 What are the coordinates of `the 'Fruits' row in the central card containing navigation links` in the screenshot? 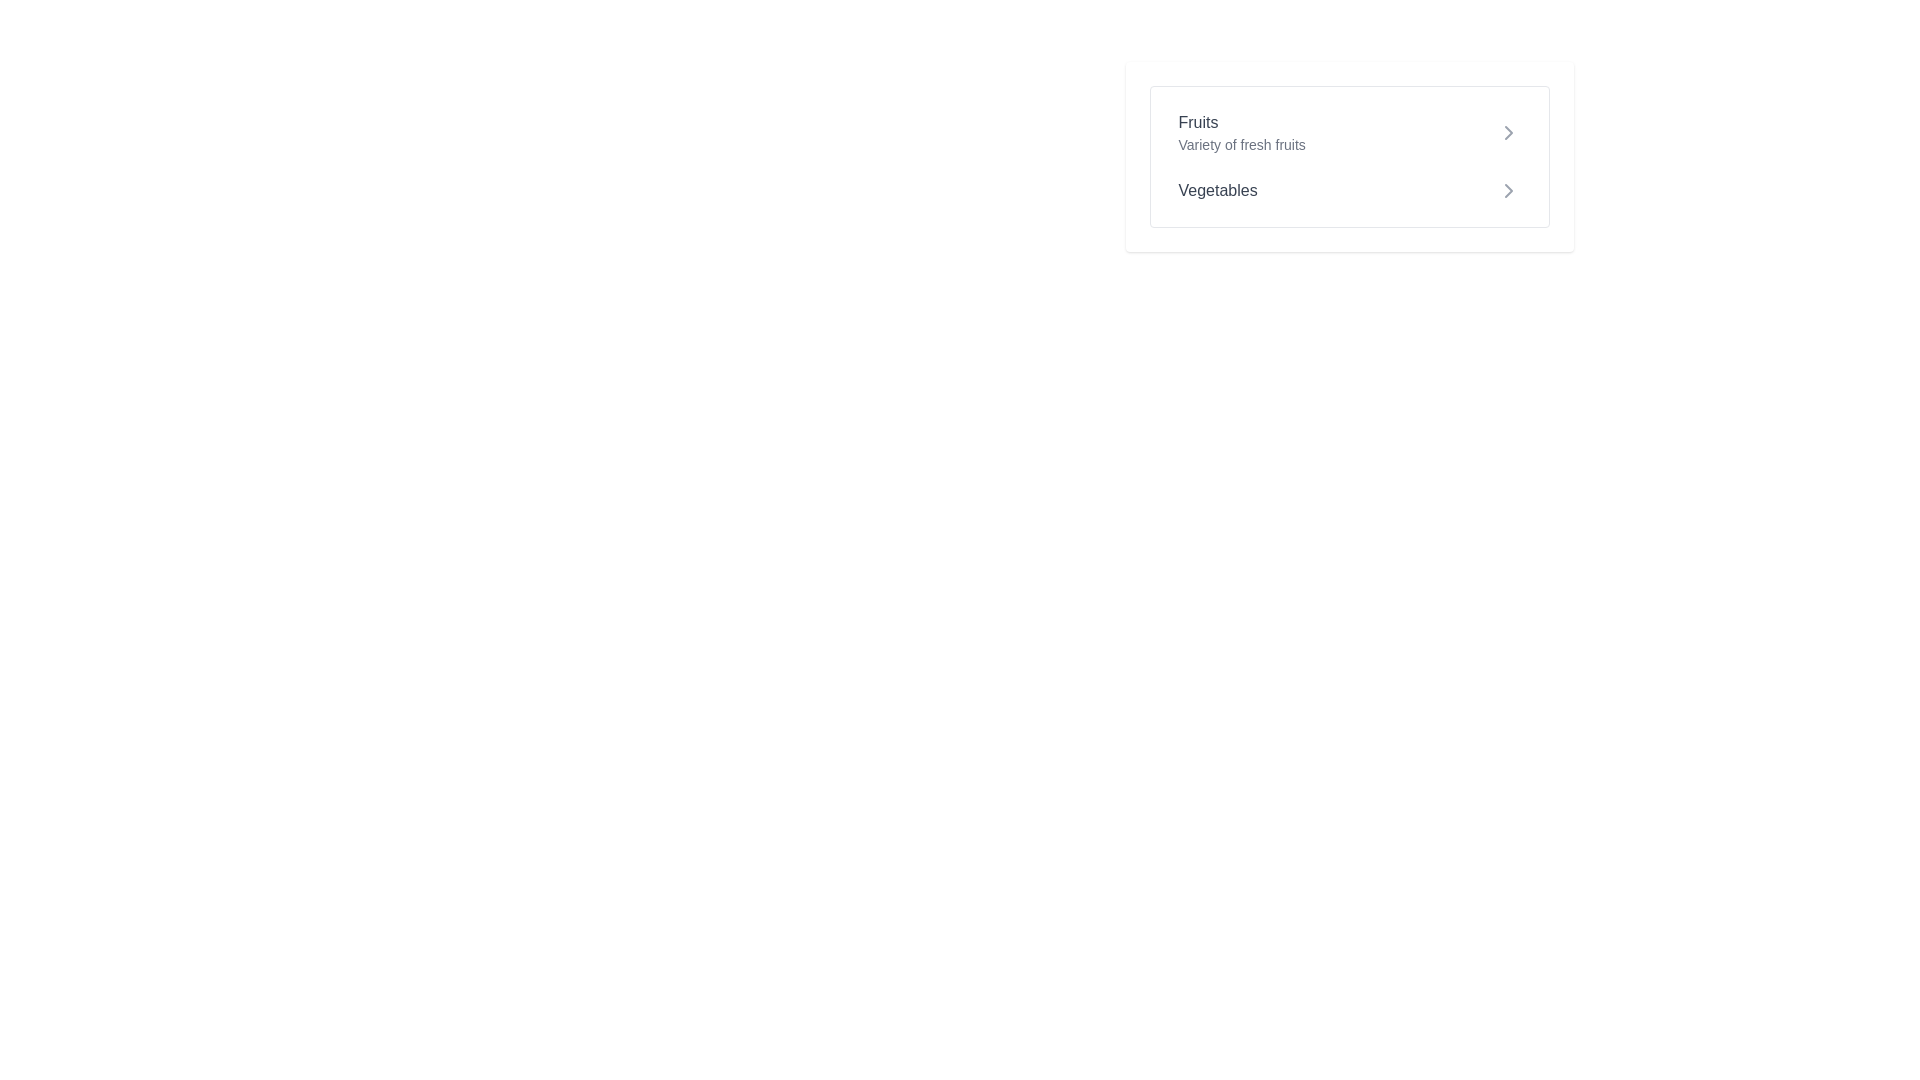 It's located at (1349, 156).